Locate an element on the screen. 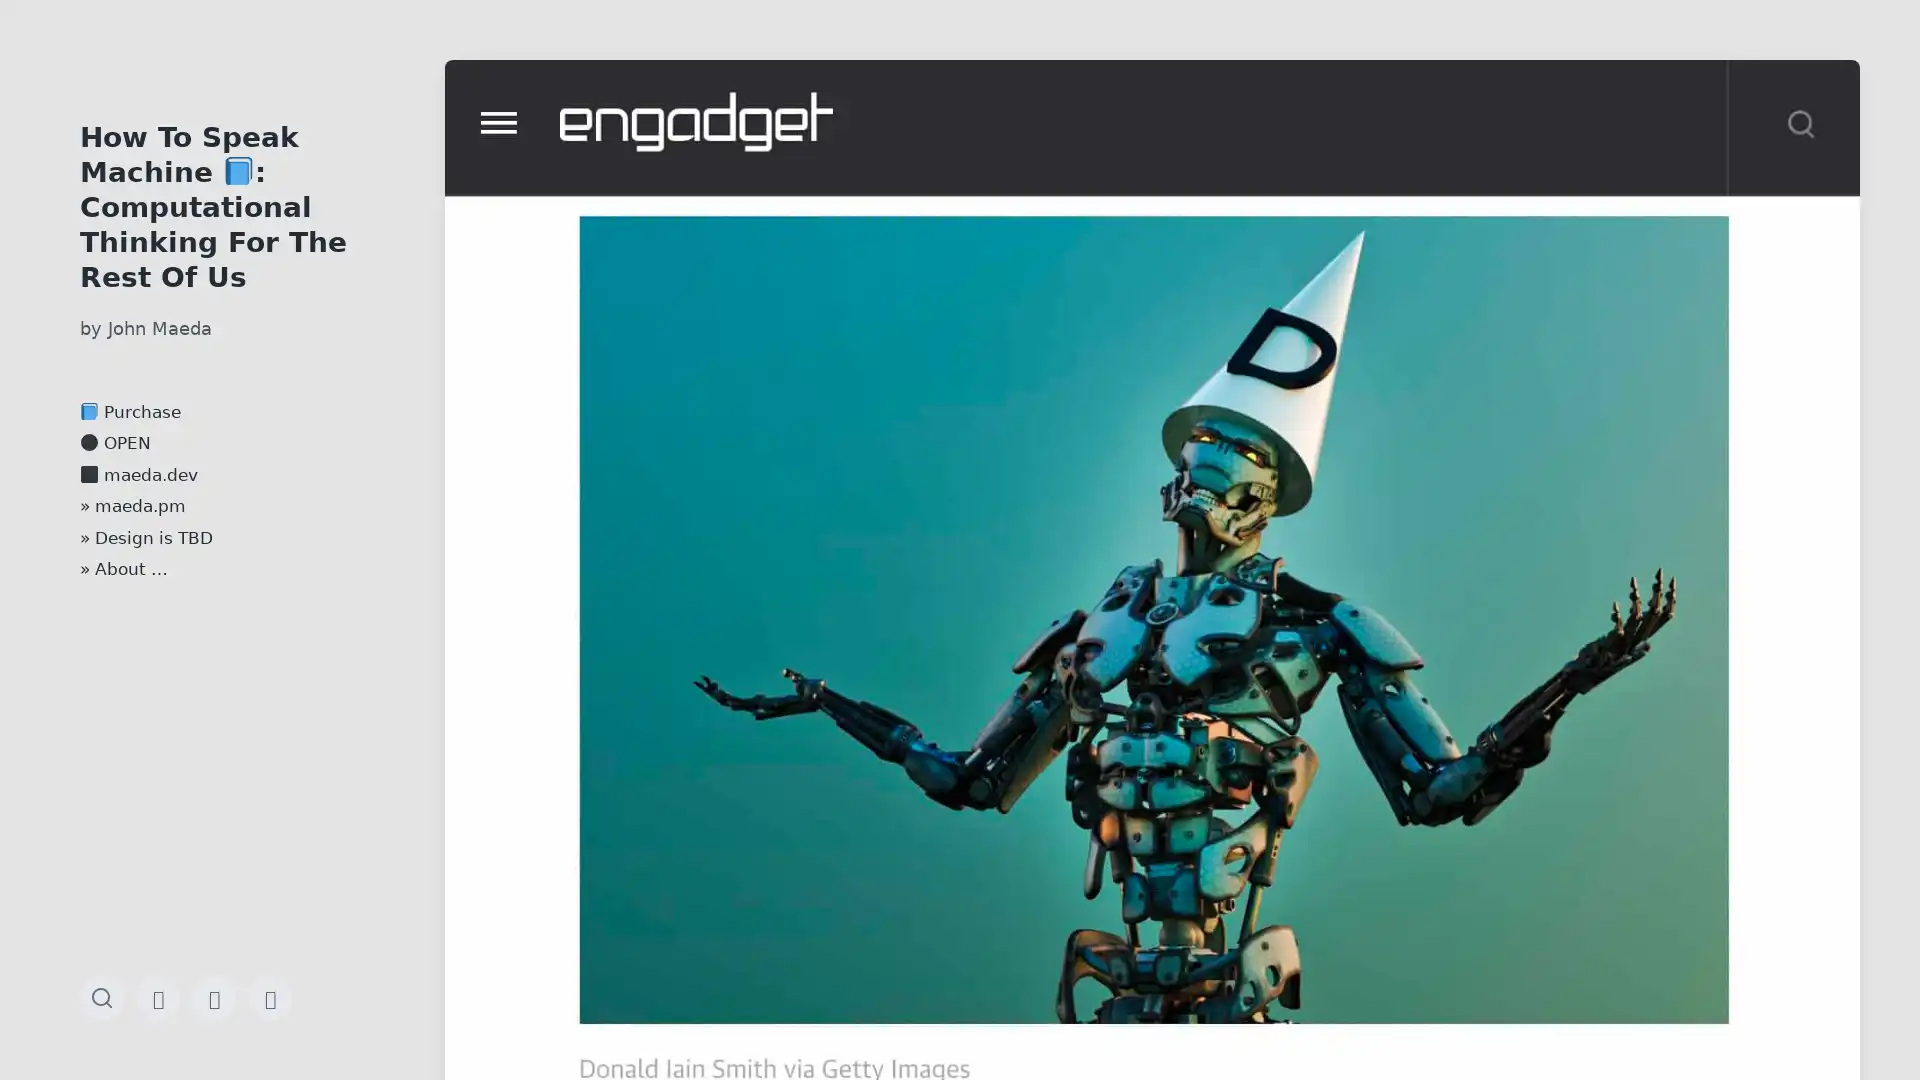  Toggle the search field is located at coordinates (100, 998).